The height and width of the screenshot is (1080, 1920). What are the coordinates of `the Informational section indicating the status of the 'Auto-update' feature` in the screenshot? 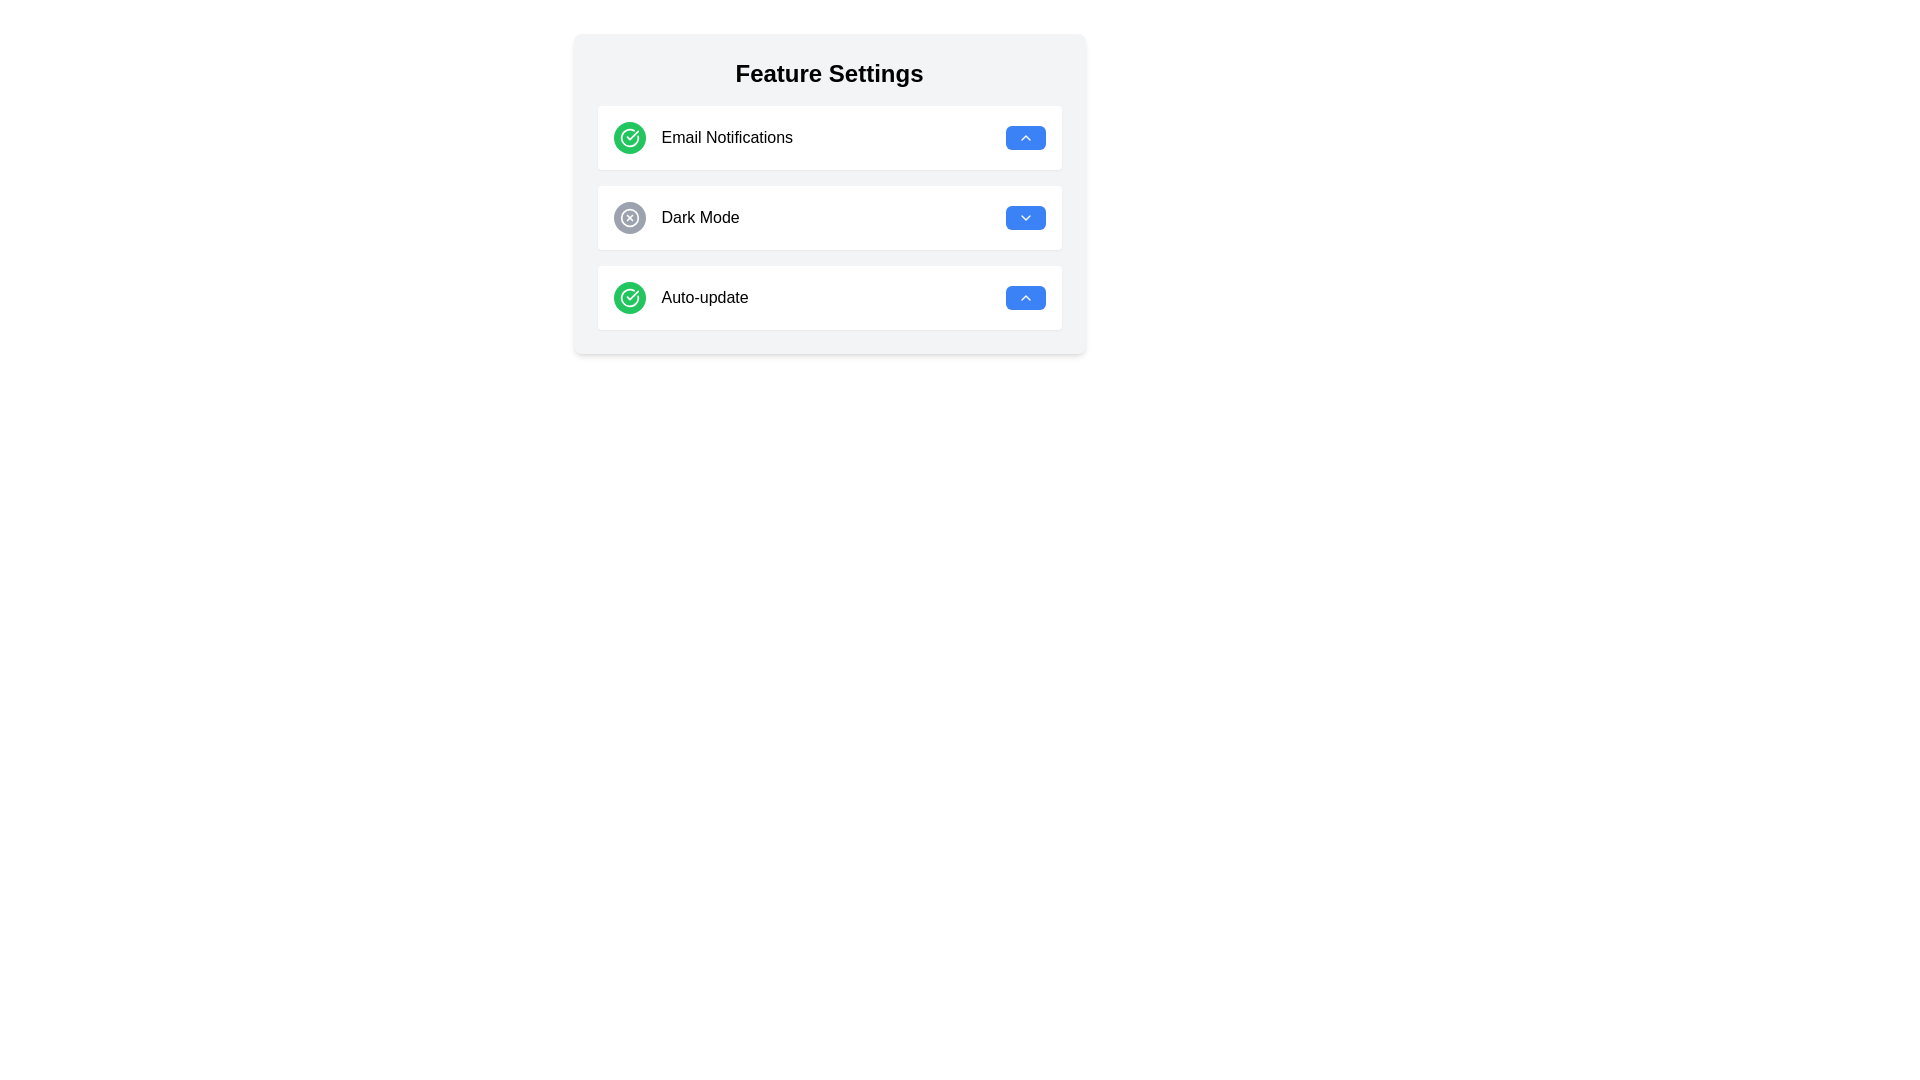 It's located at (829, 297).